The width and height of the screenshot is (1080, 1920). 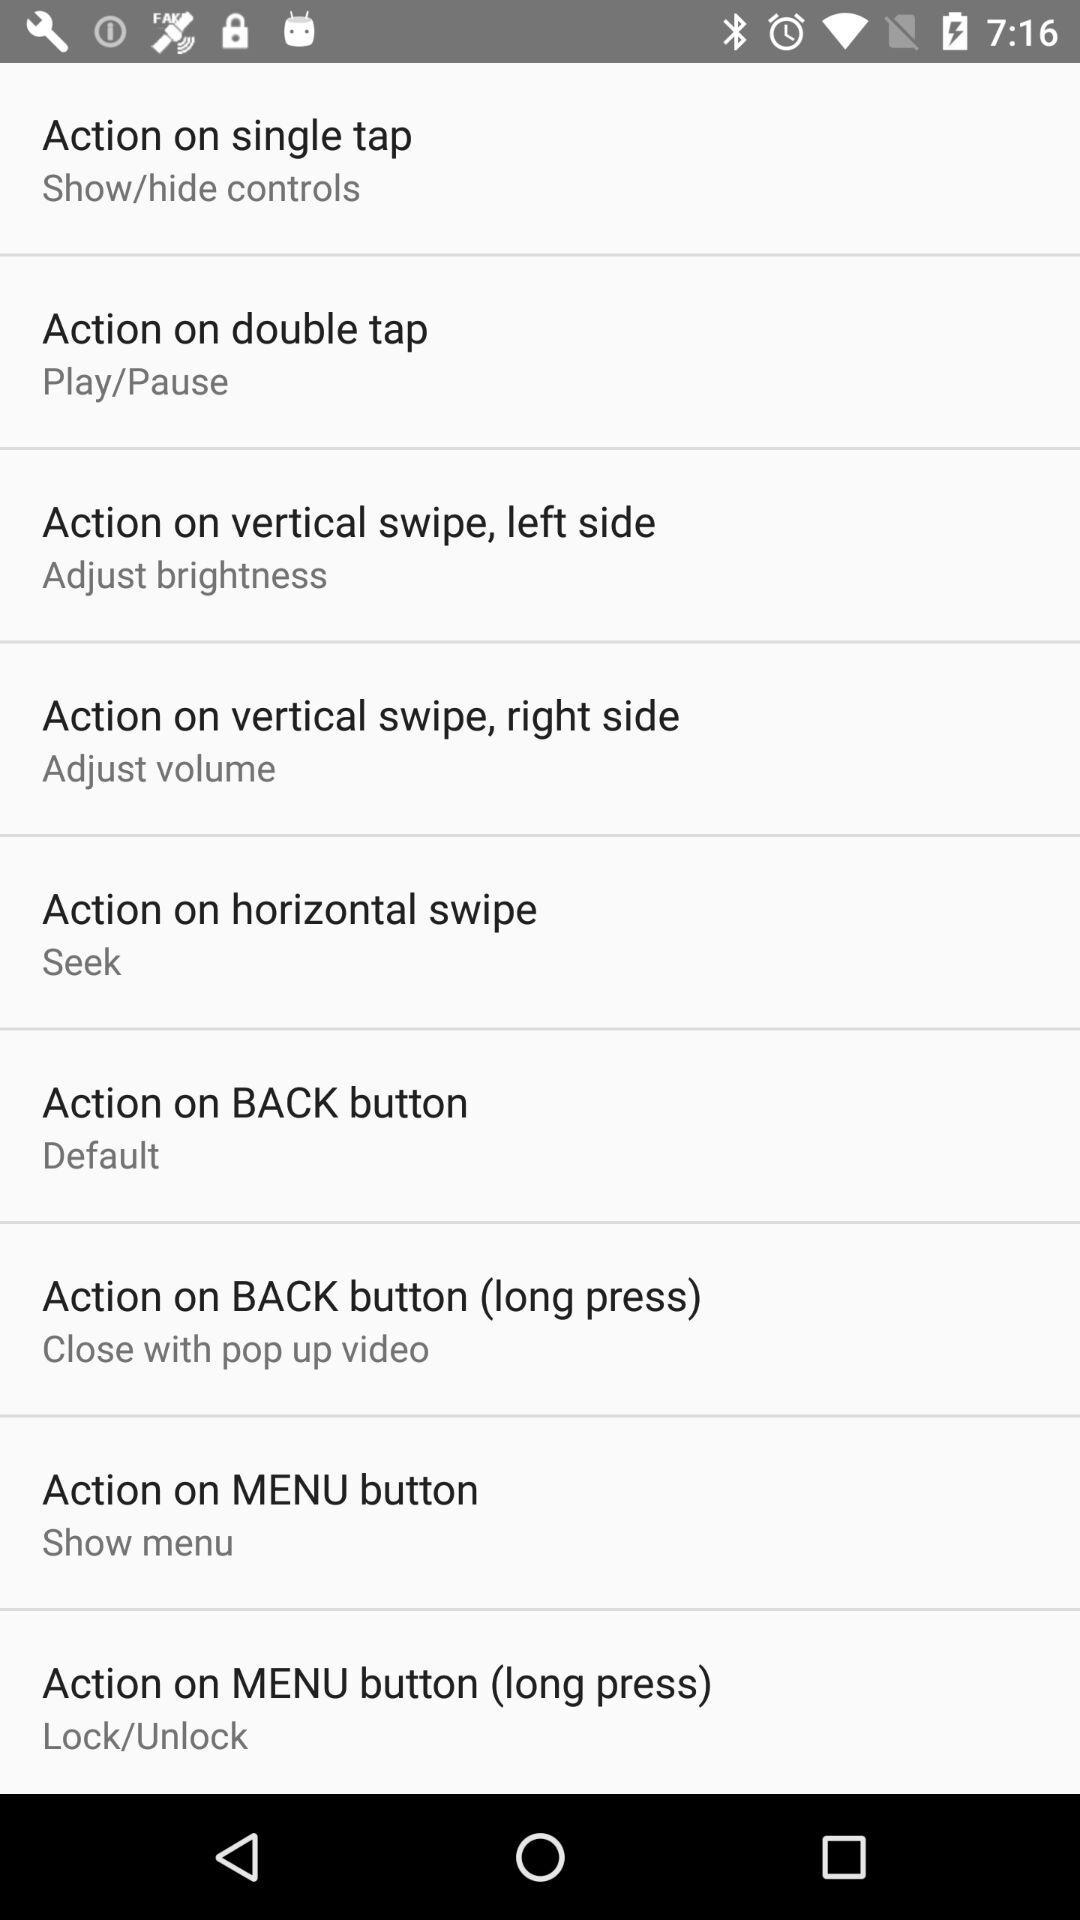 What do you see at coordinates (201, 186) in the screenshot?
I see `the show/hide controls item` at bounding box center [201, 186].